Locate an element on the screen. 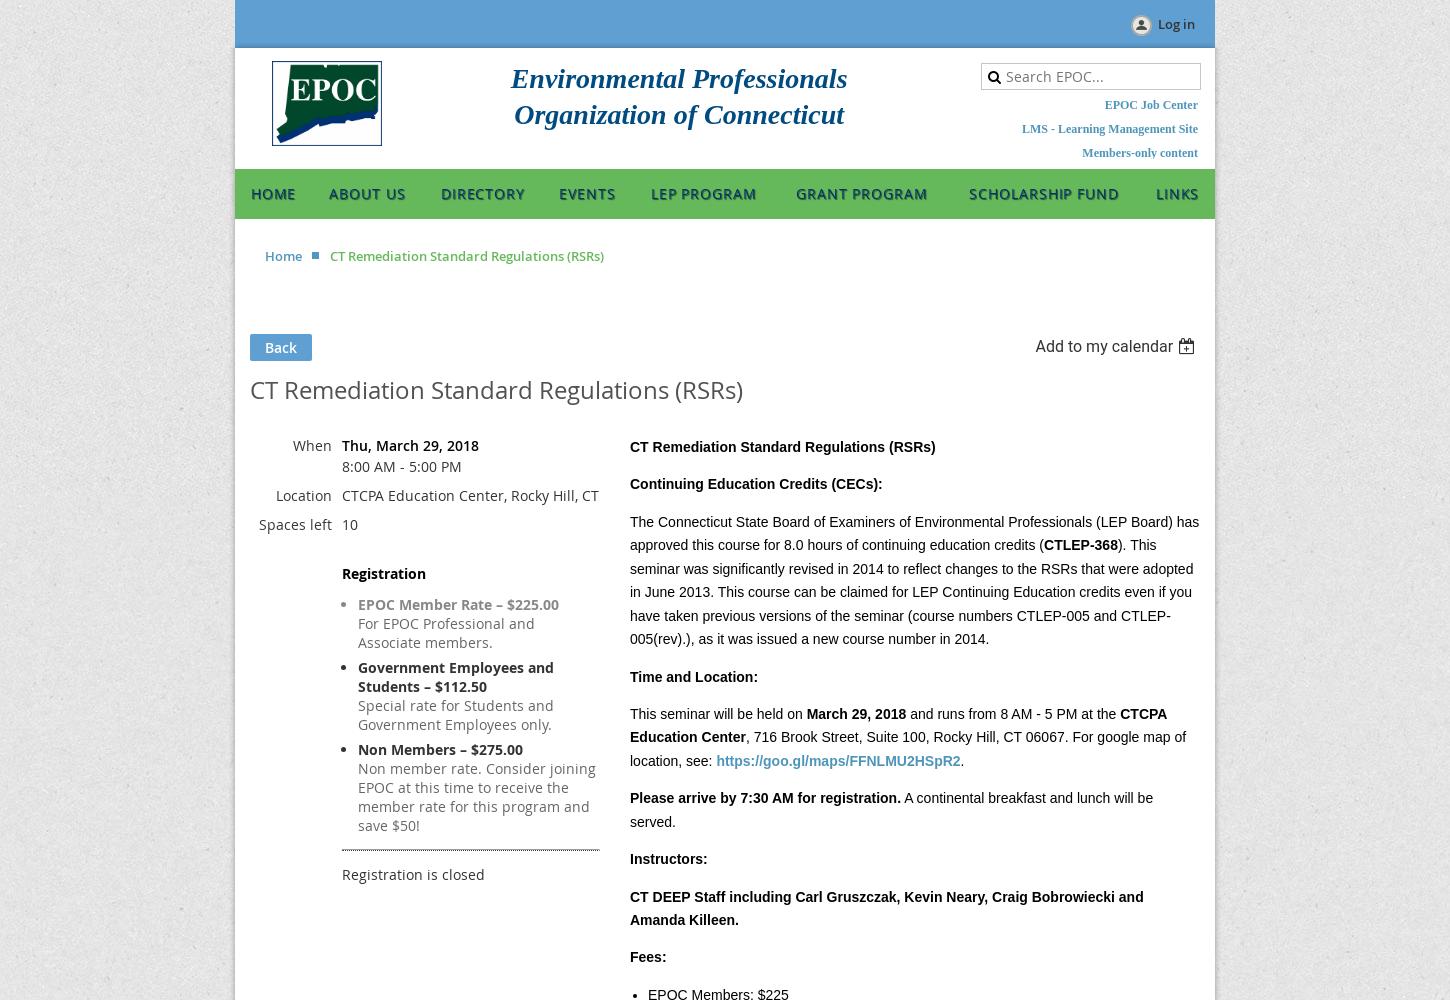  'Instructors:' is located at coordinates (667, 858).